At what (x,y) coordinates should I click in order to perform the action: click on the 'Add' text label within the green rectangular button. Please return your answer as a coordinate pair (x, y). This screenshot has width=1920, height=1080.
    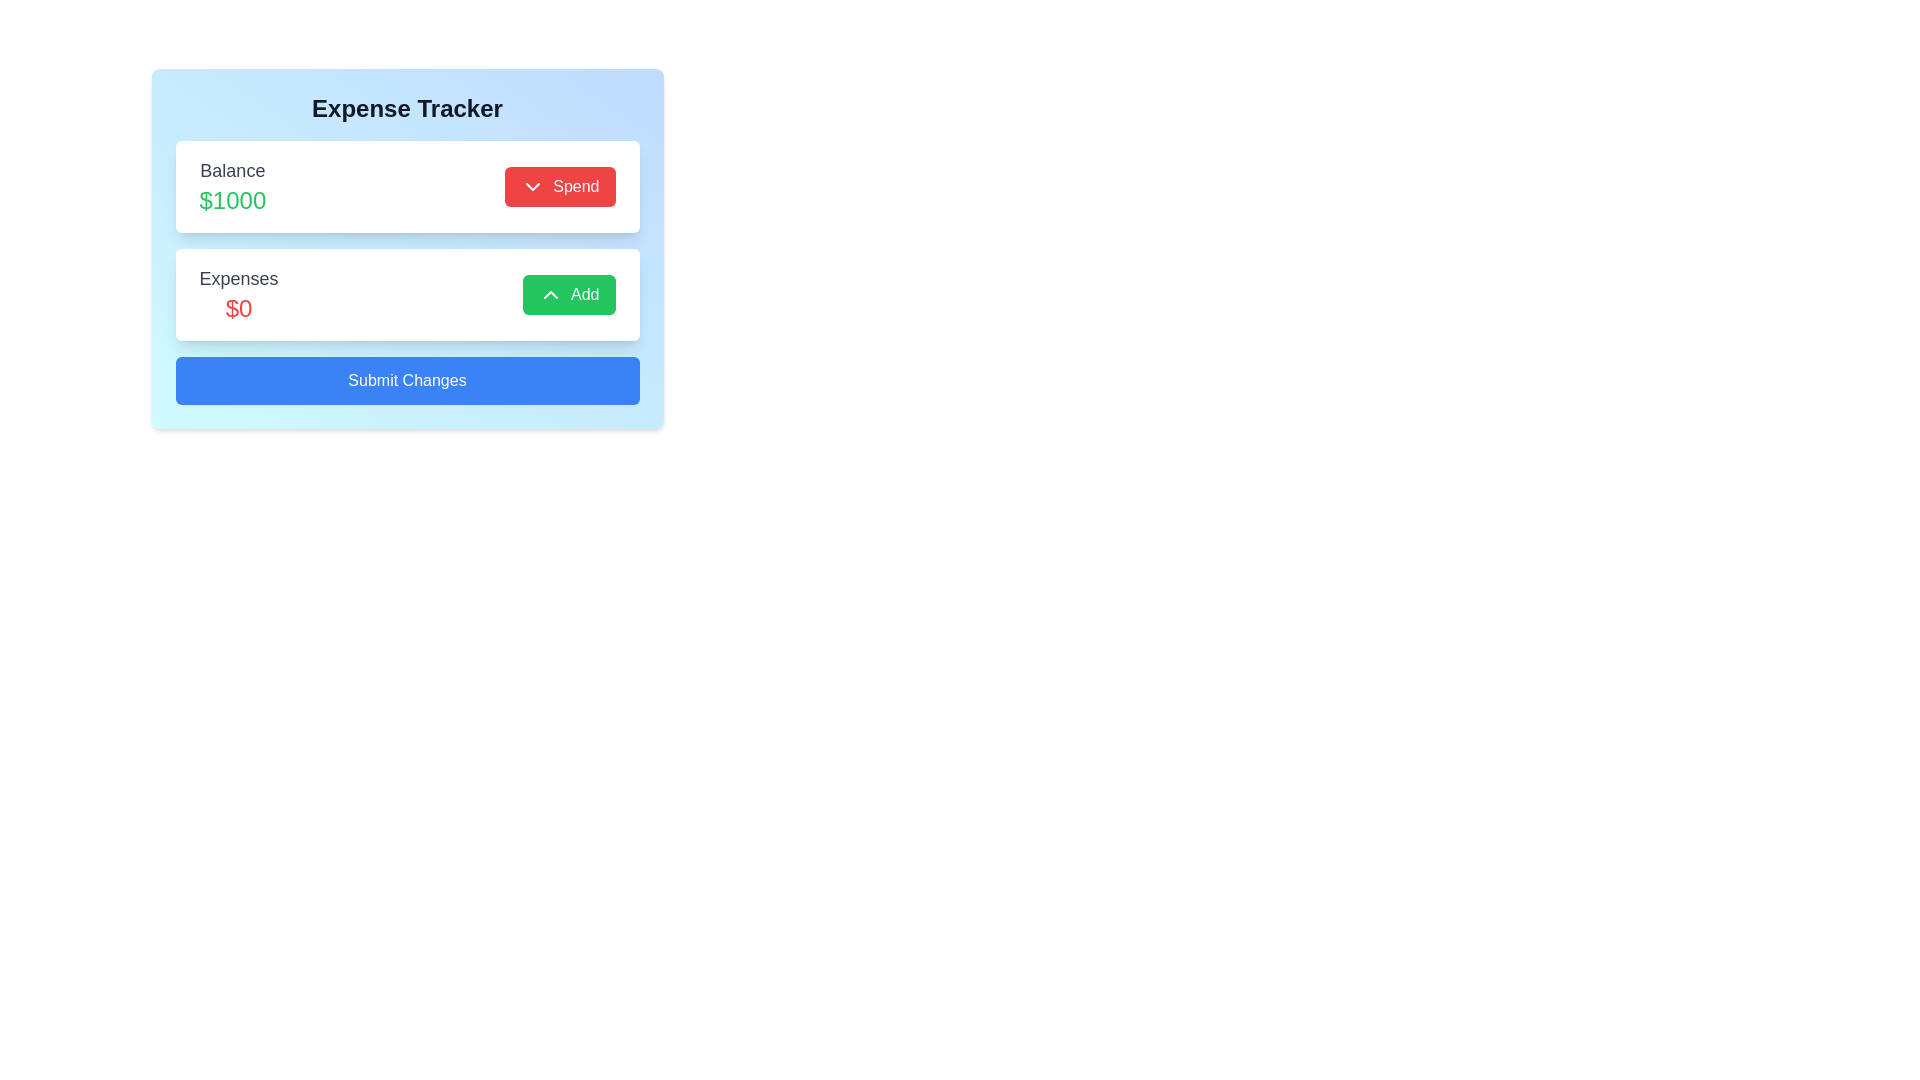
    Looking at the image, I should click on (584, 294).